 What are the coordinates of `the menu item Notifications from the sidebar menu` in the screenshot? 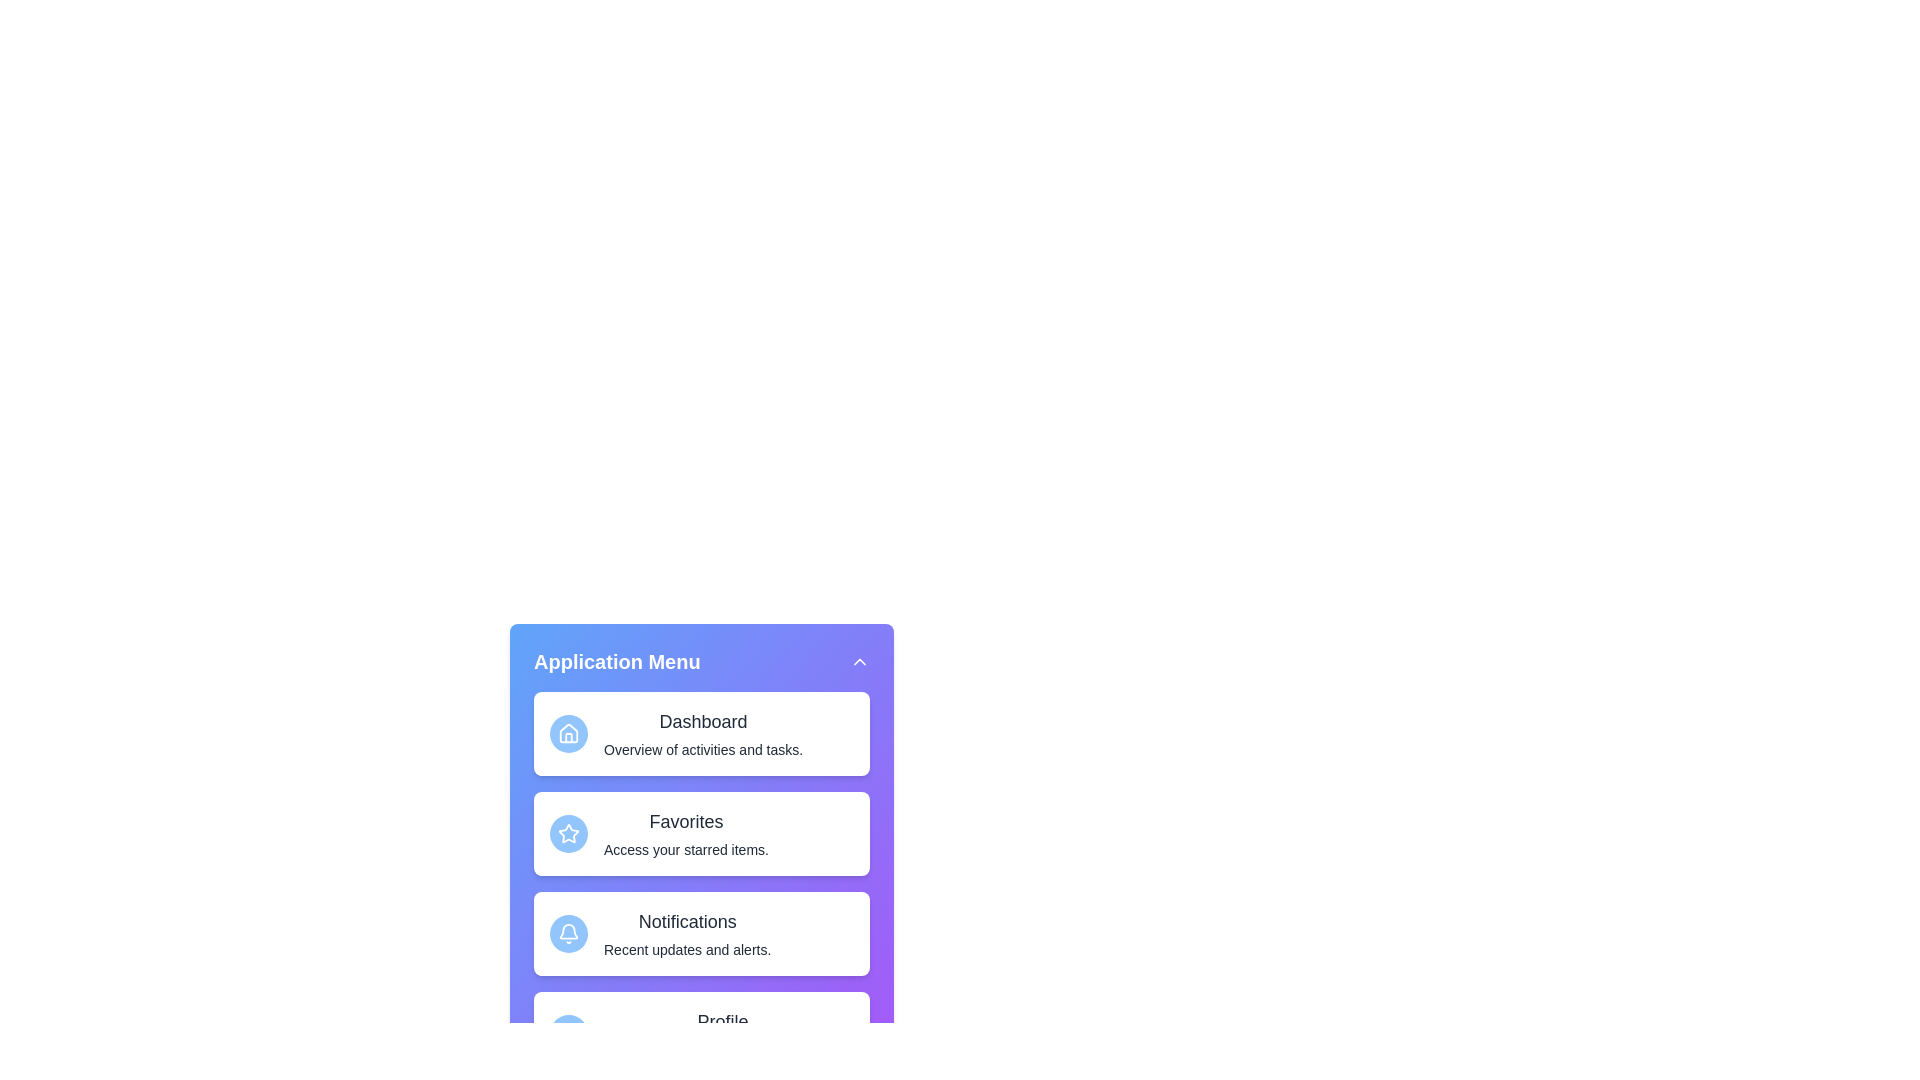 It's located at (701, 933).